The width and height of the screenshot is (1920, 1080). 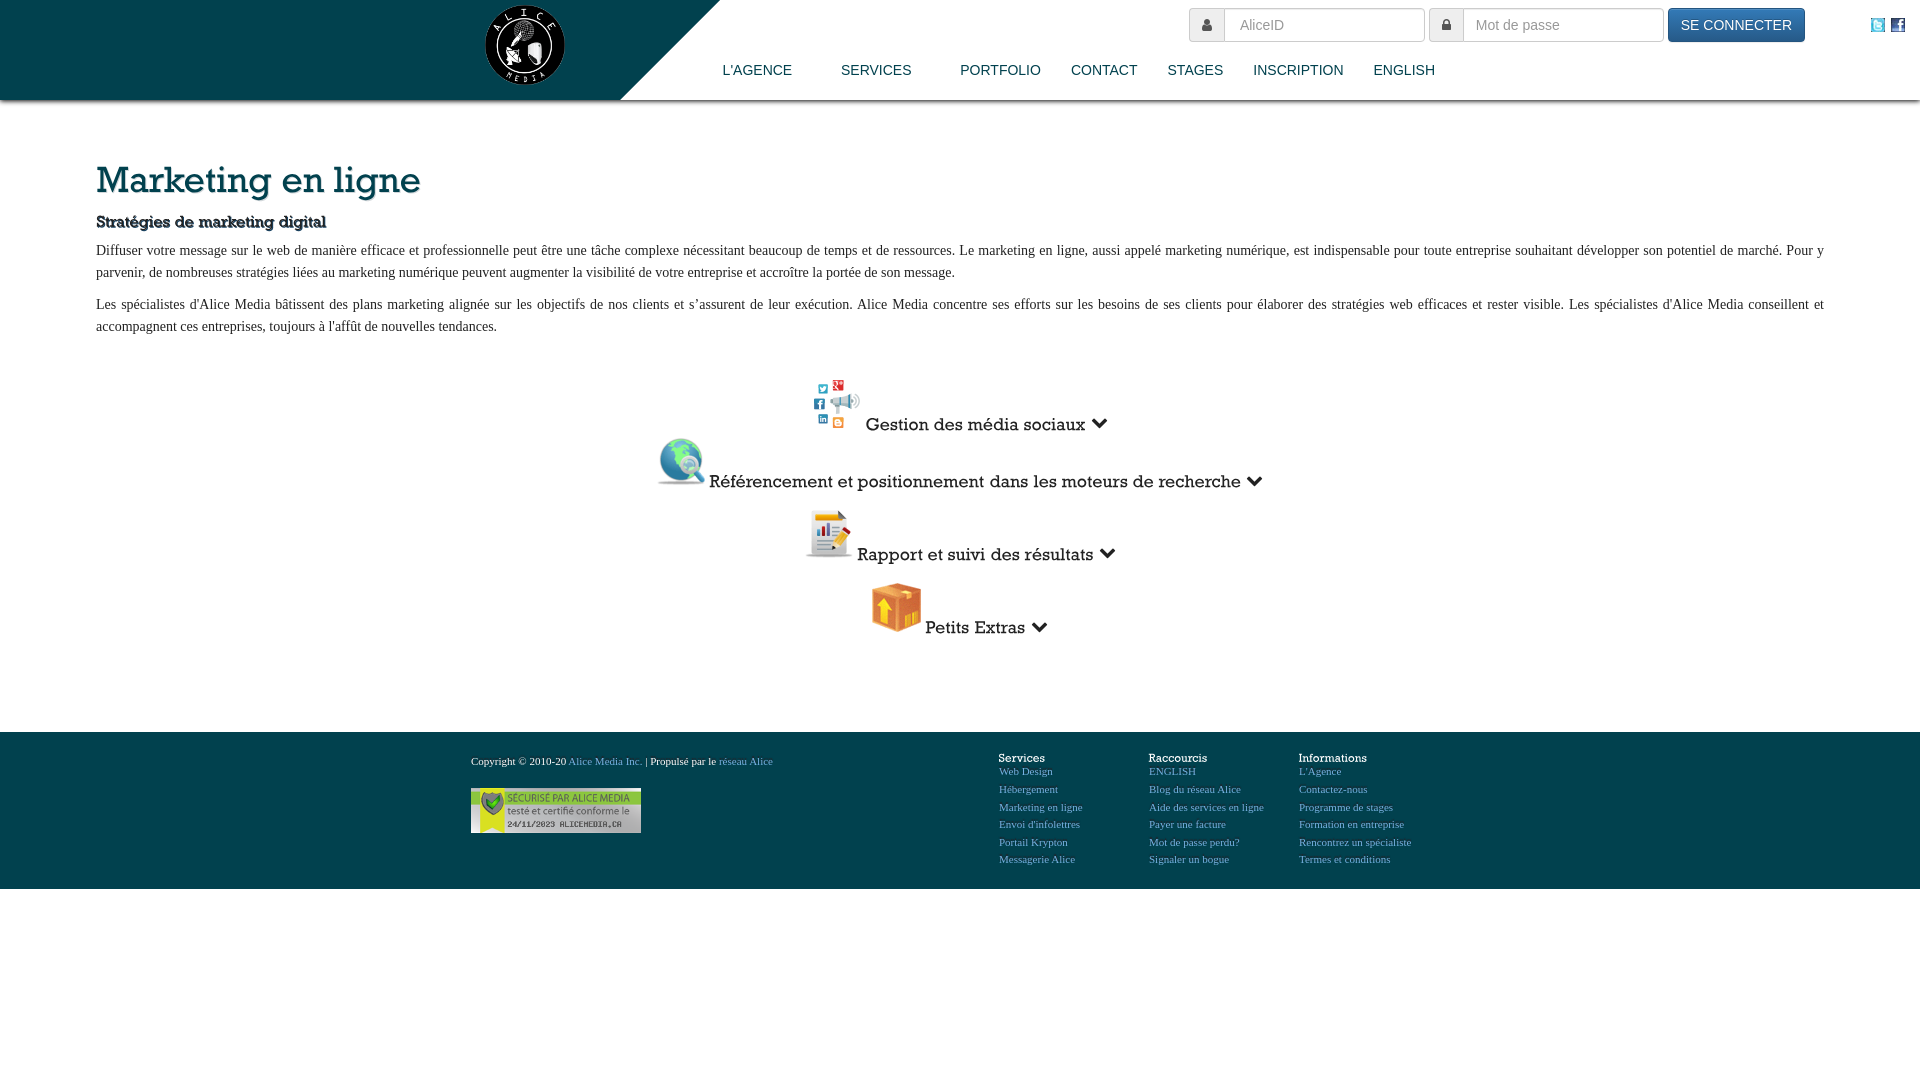 What do you see at coordinates (1148, 858) in the screenshot?
I see `'Signaler un bogue'` at bounding box center [1148, 858].